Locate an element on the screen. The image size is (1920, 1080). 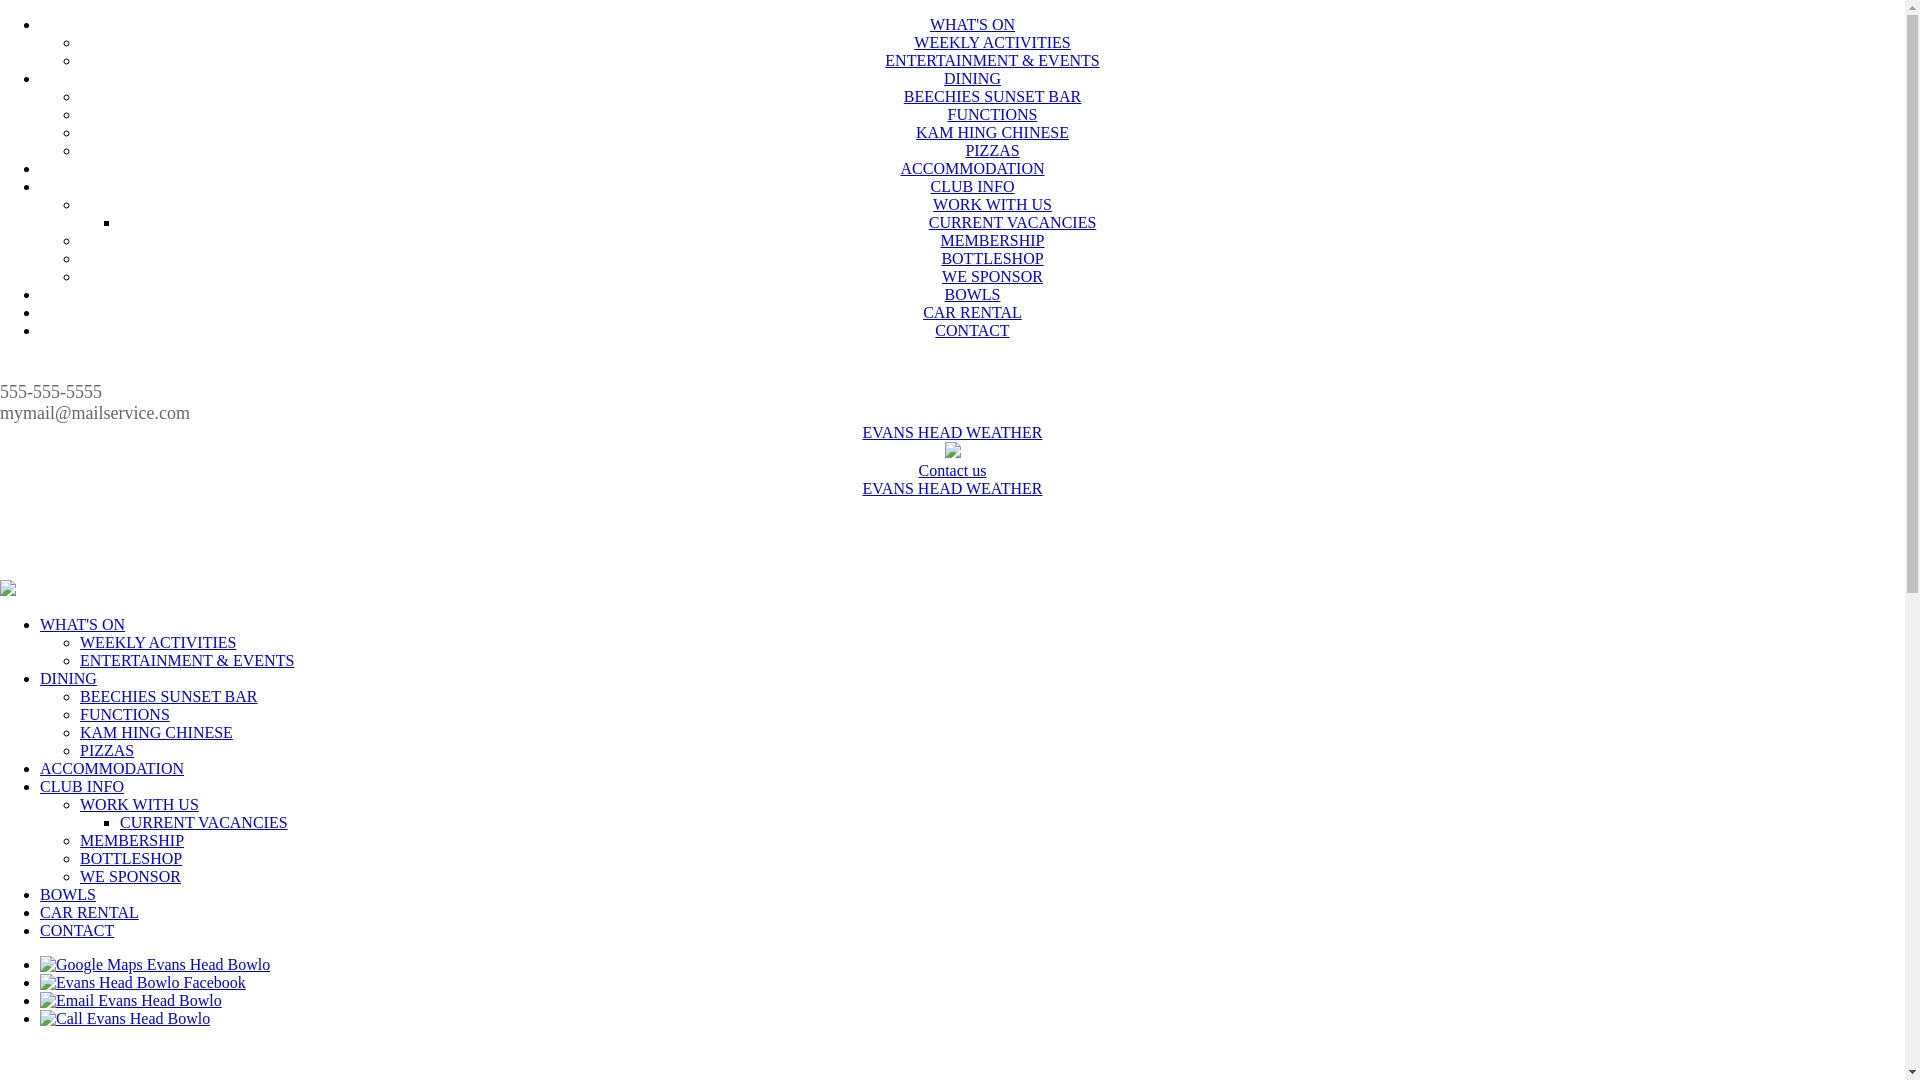
'ENTERTAINMENT & EVENTS' is located at coordinates (187, 660).